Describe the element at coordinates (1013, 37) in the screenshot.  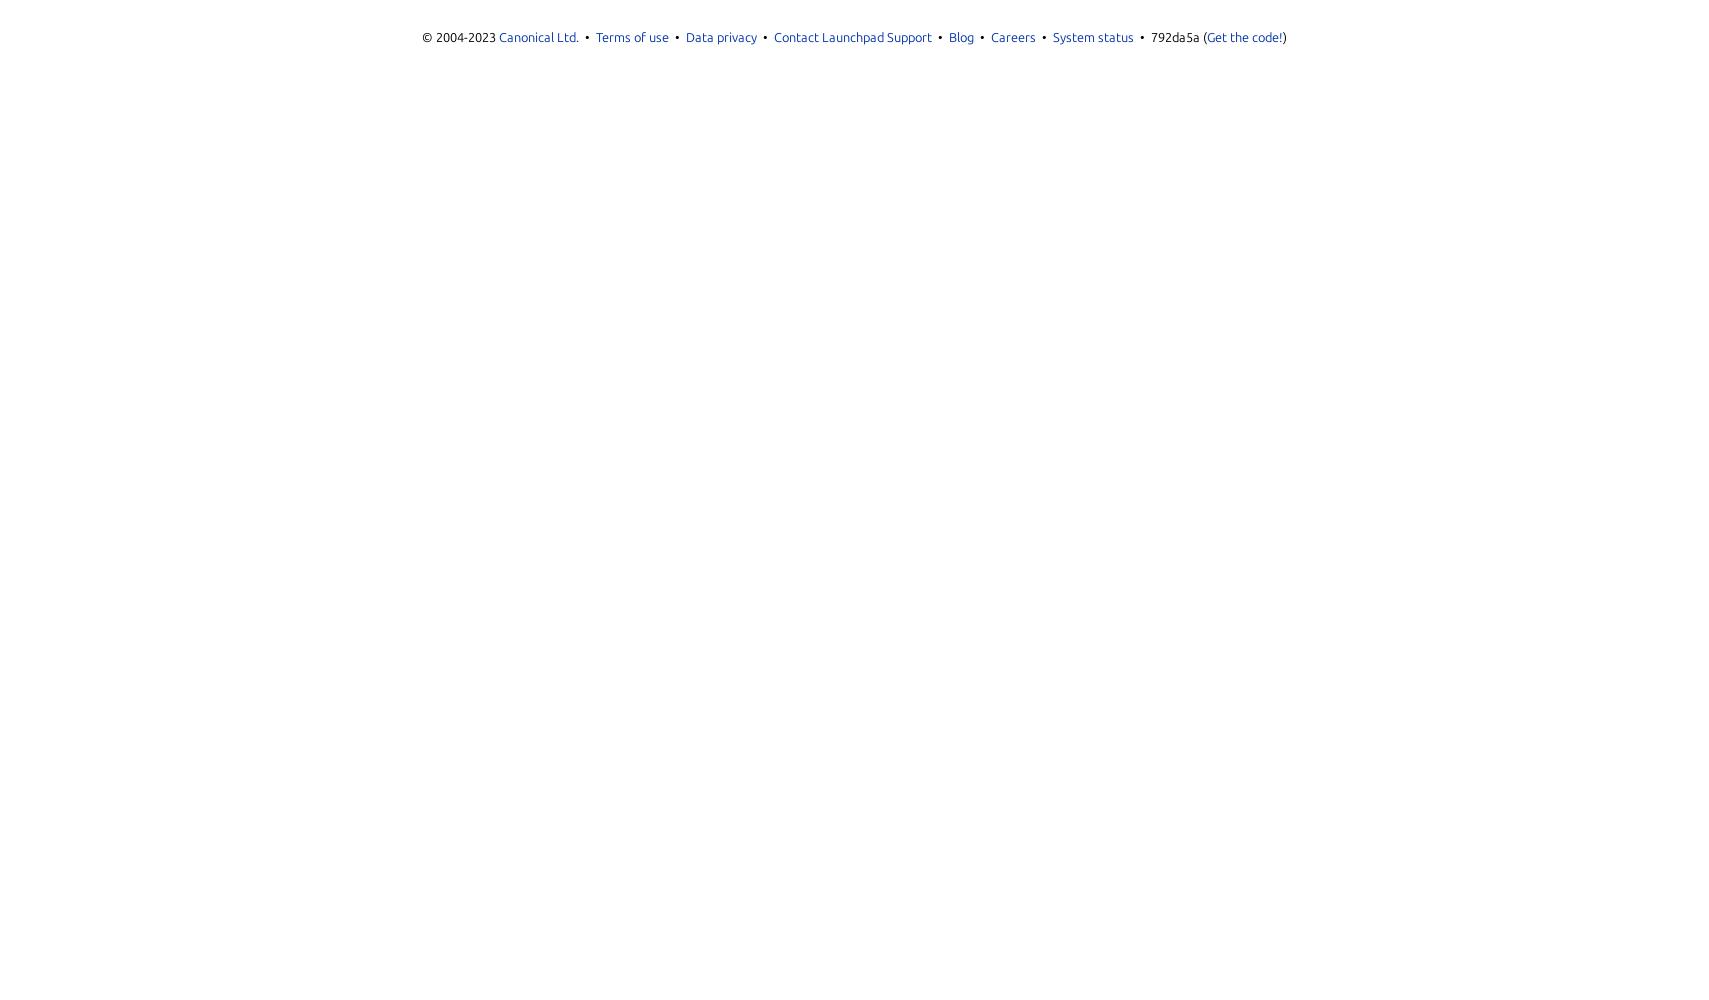
I see `'Careers'` at that location.